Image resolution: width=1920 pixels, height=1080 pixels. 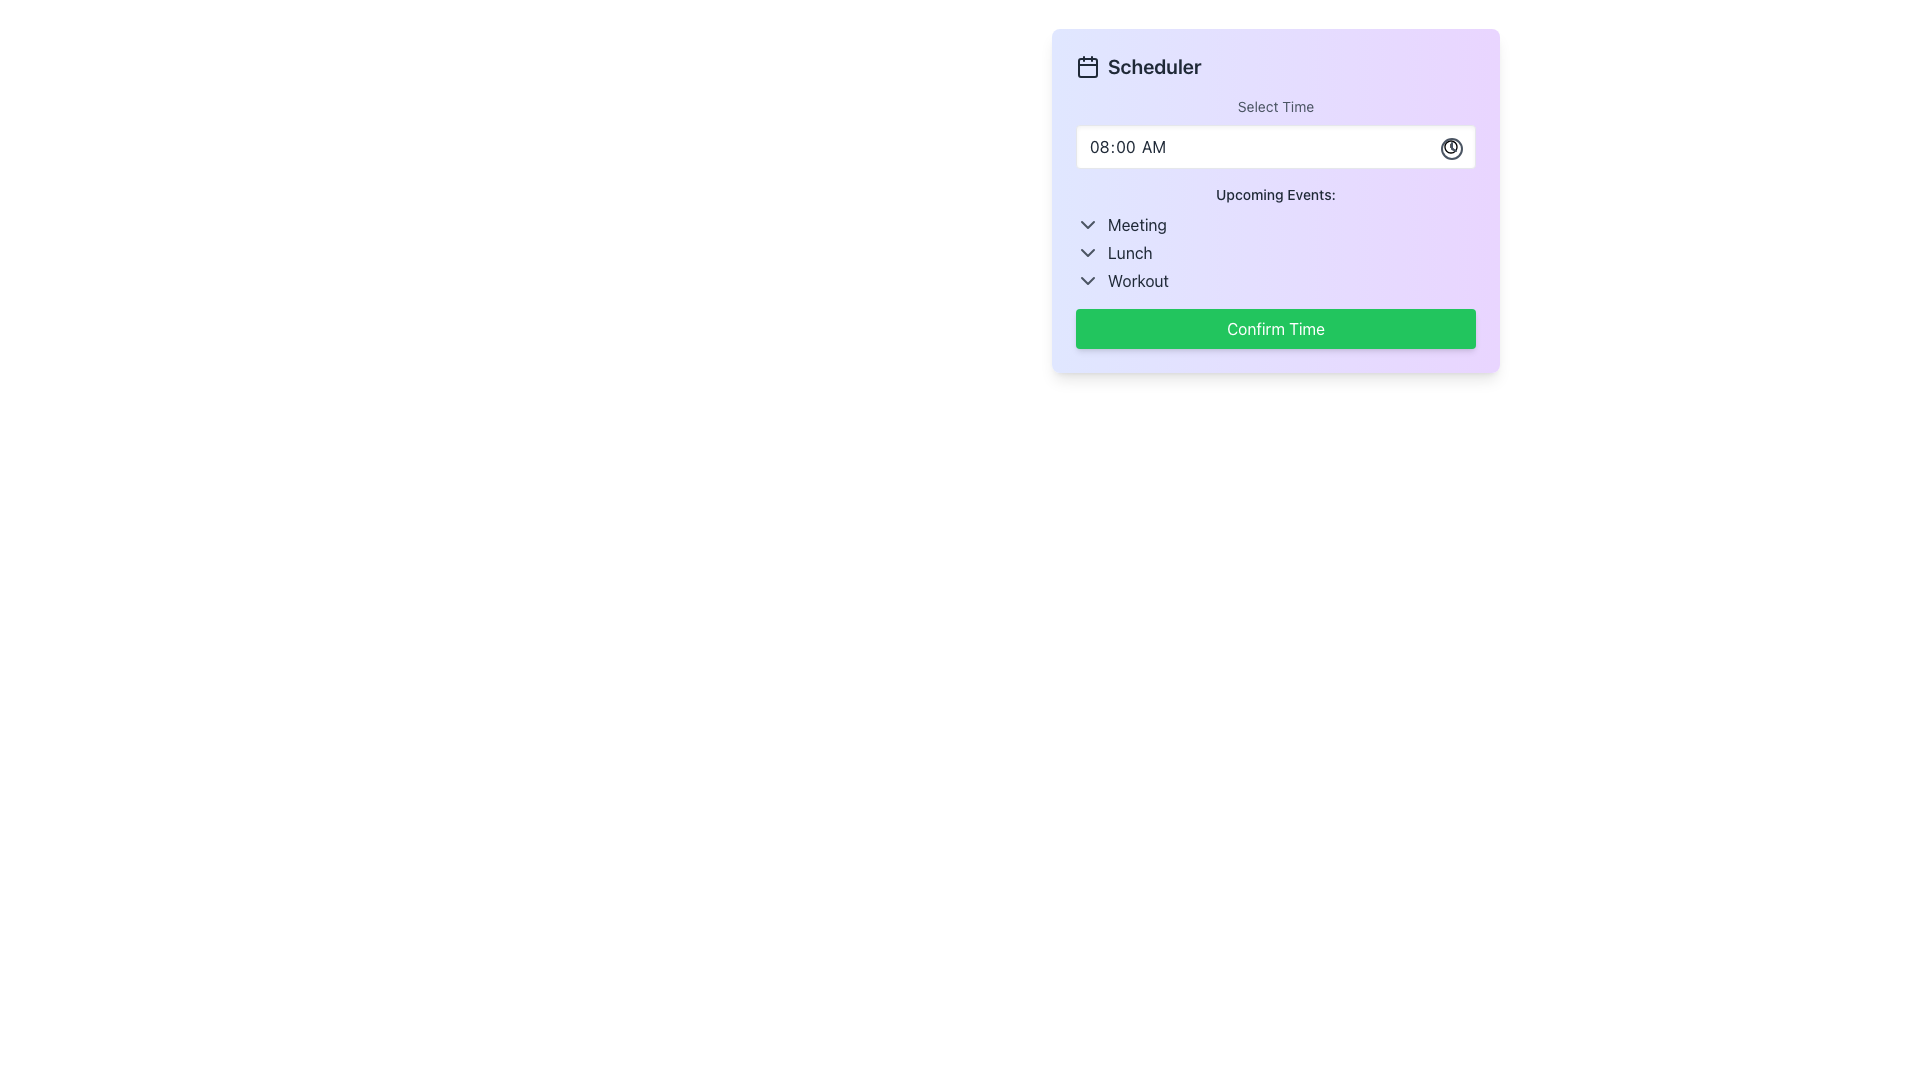 I want to click on the circular clock icon with a black outline and white interior, located in the top-right area of the time selection input box, so click(x=1451, y=148).